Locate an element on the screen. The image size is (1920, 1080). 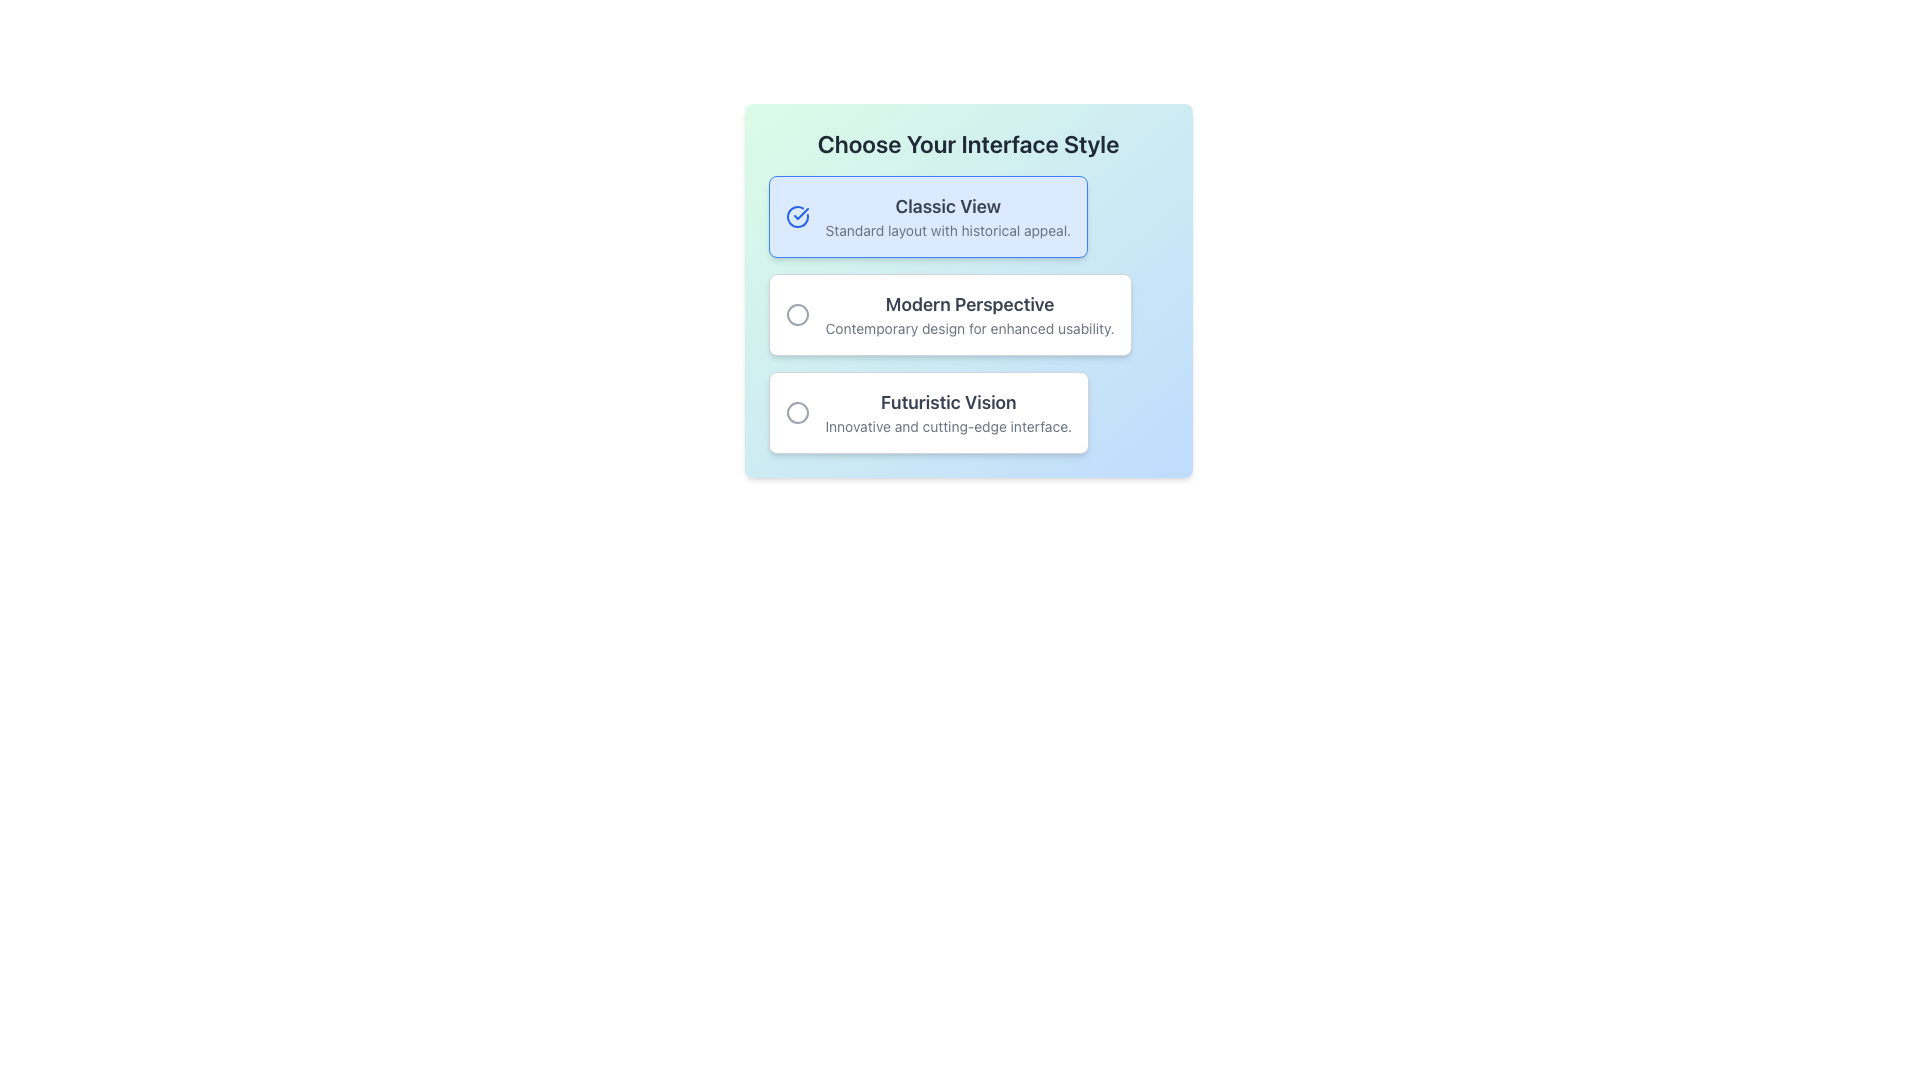
the unselected radio button for the 'Futuristic Vision' option, which is the third option in the list is located at coordinates (796, 411).